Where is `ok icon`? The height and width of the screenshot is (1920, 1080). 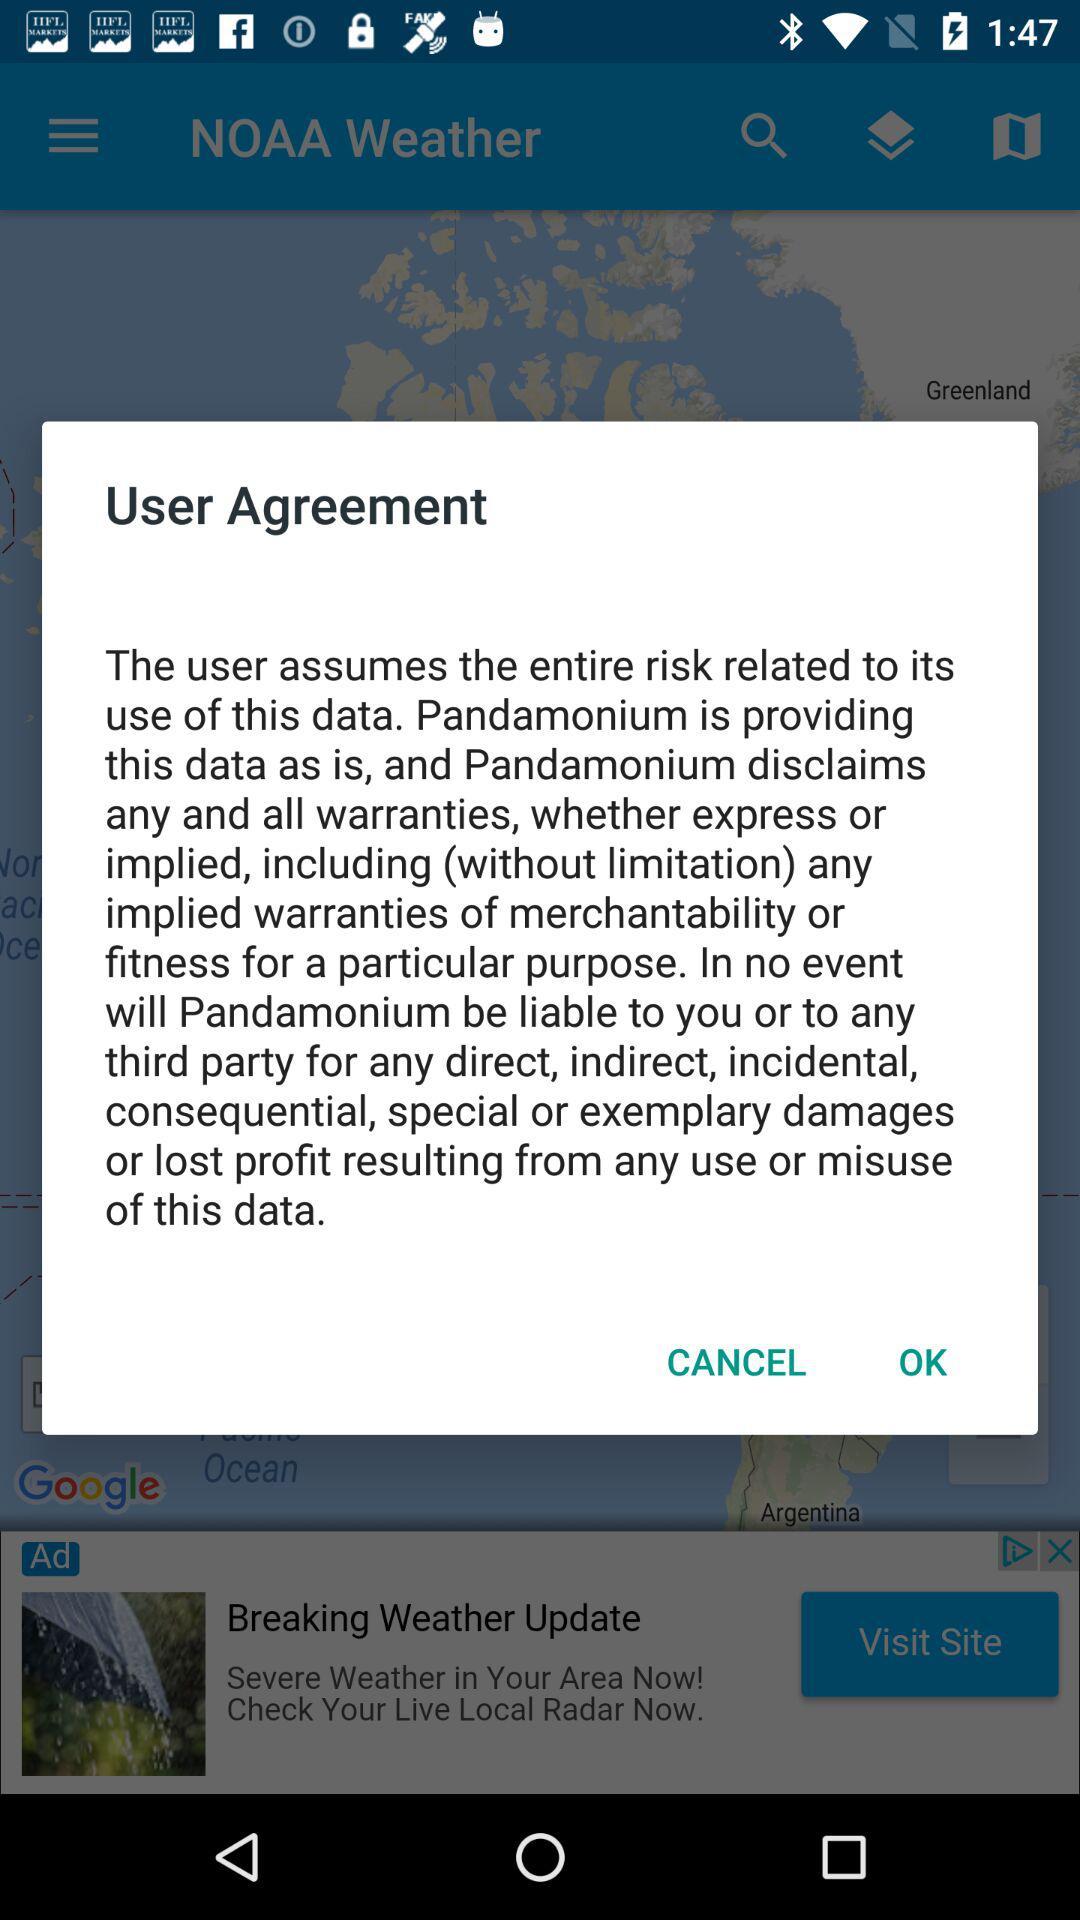 ok icon is located at coordinates (922, 1360).